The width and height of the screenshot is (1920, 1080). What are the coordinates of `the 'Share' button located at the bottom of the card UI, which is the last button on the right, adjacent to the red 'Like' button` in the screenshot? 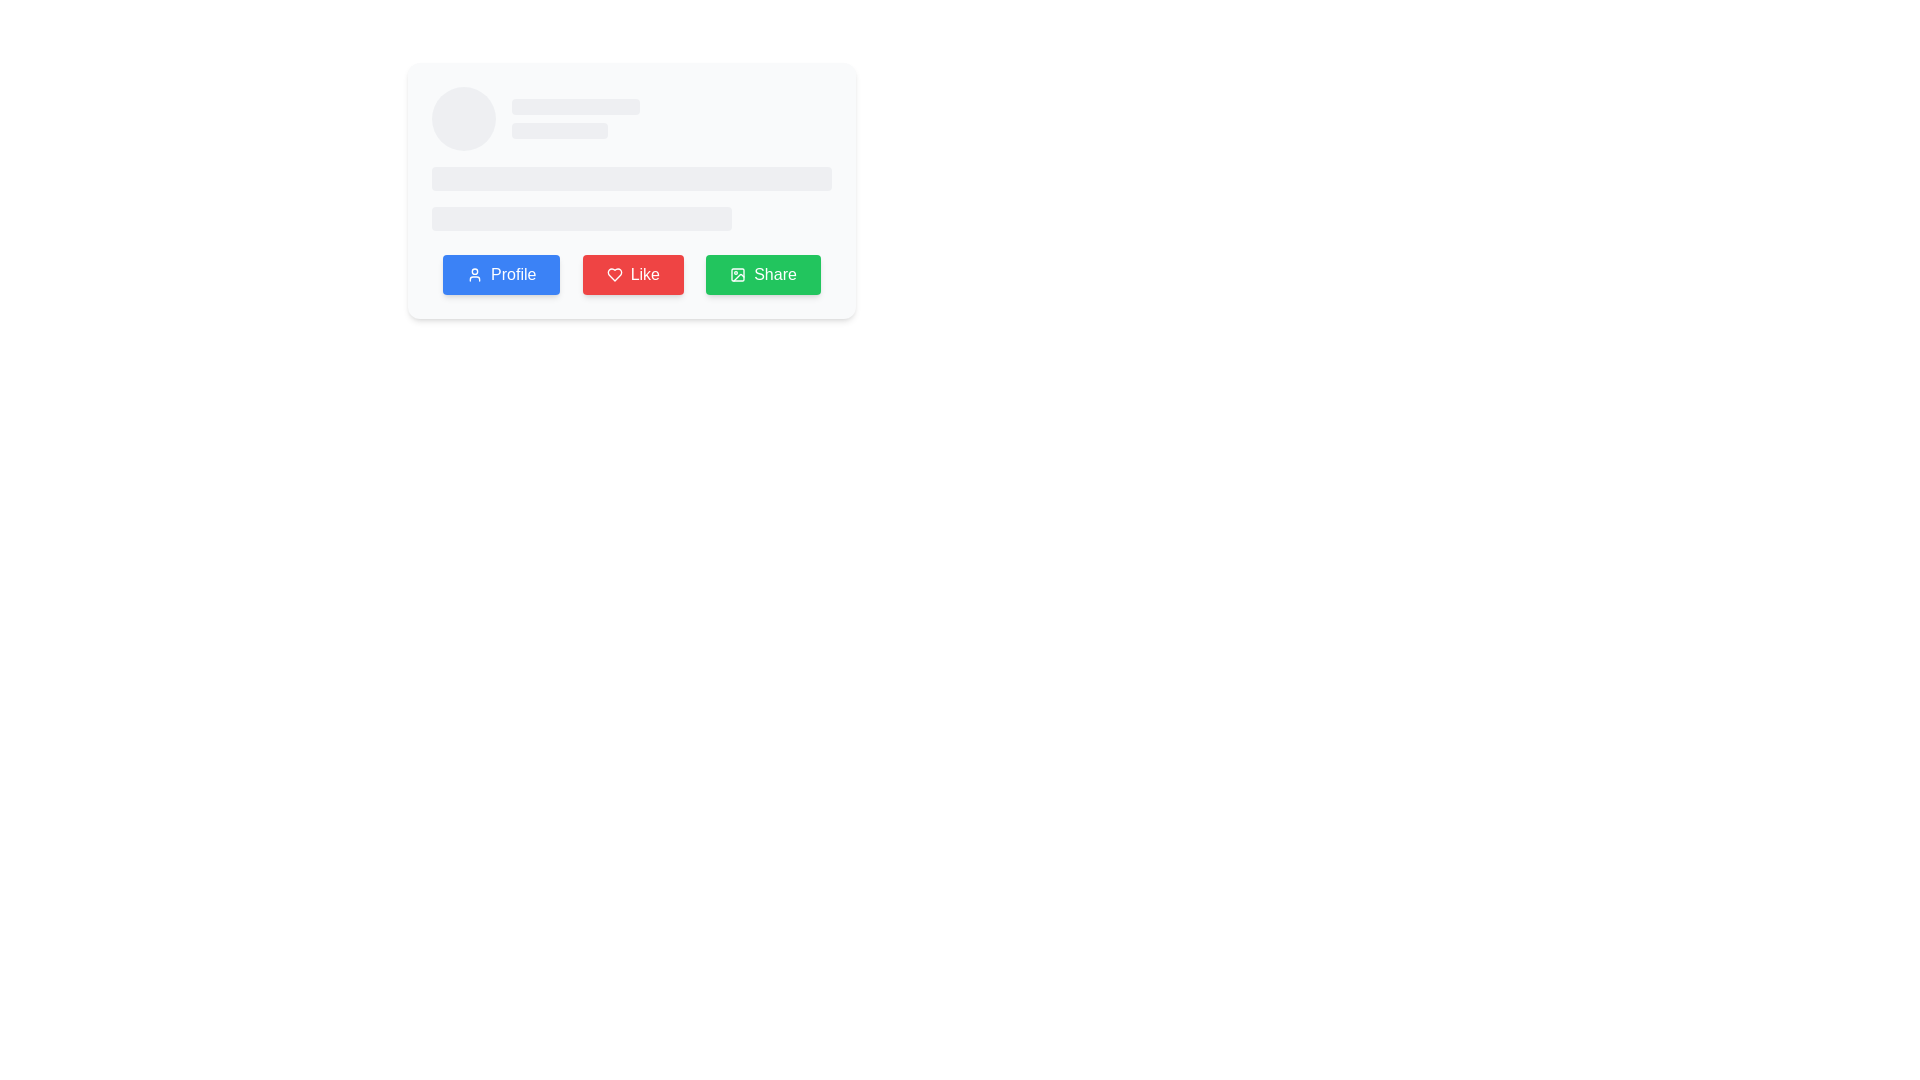 It's located at (762, 274).